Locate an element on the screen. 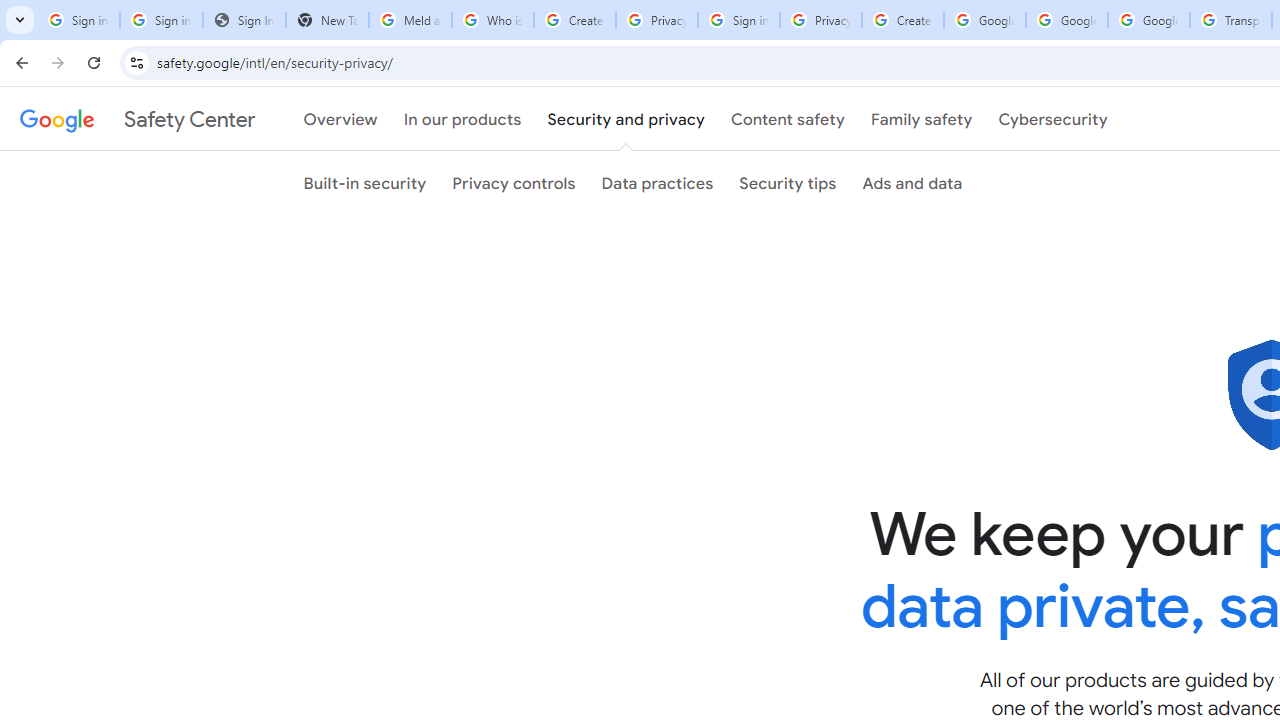 The width and height of the screenshot is (1280, 720). 'Family safety' is located at coordinates (920, 119).